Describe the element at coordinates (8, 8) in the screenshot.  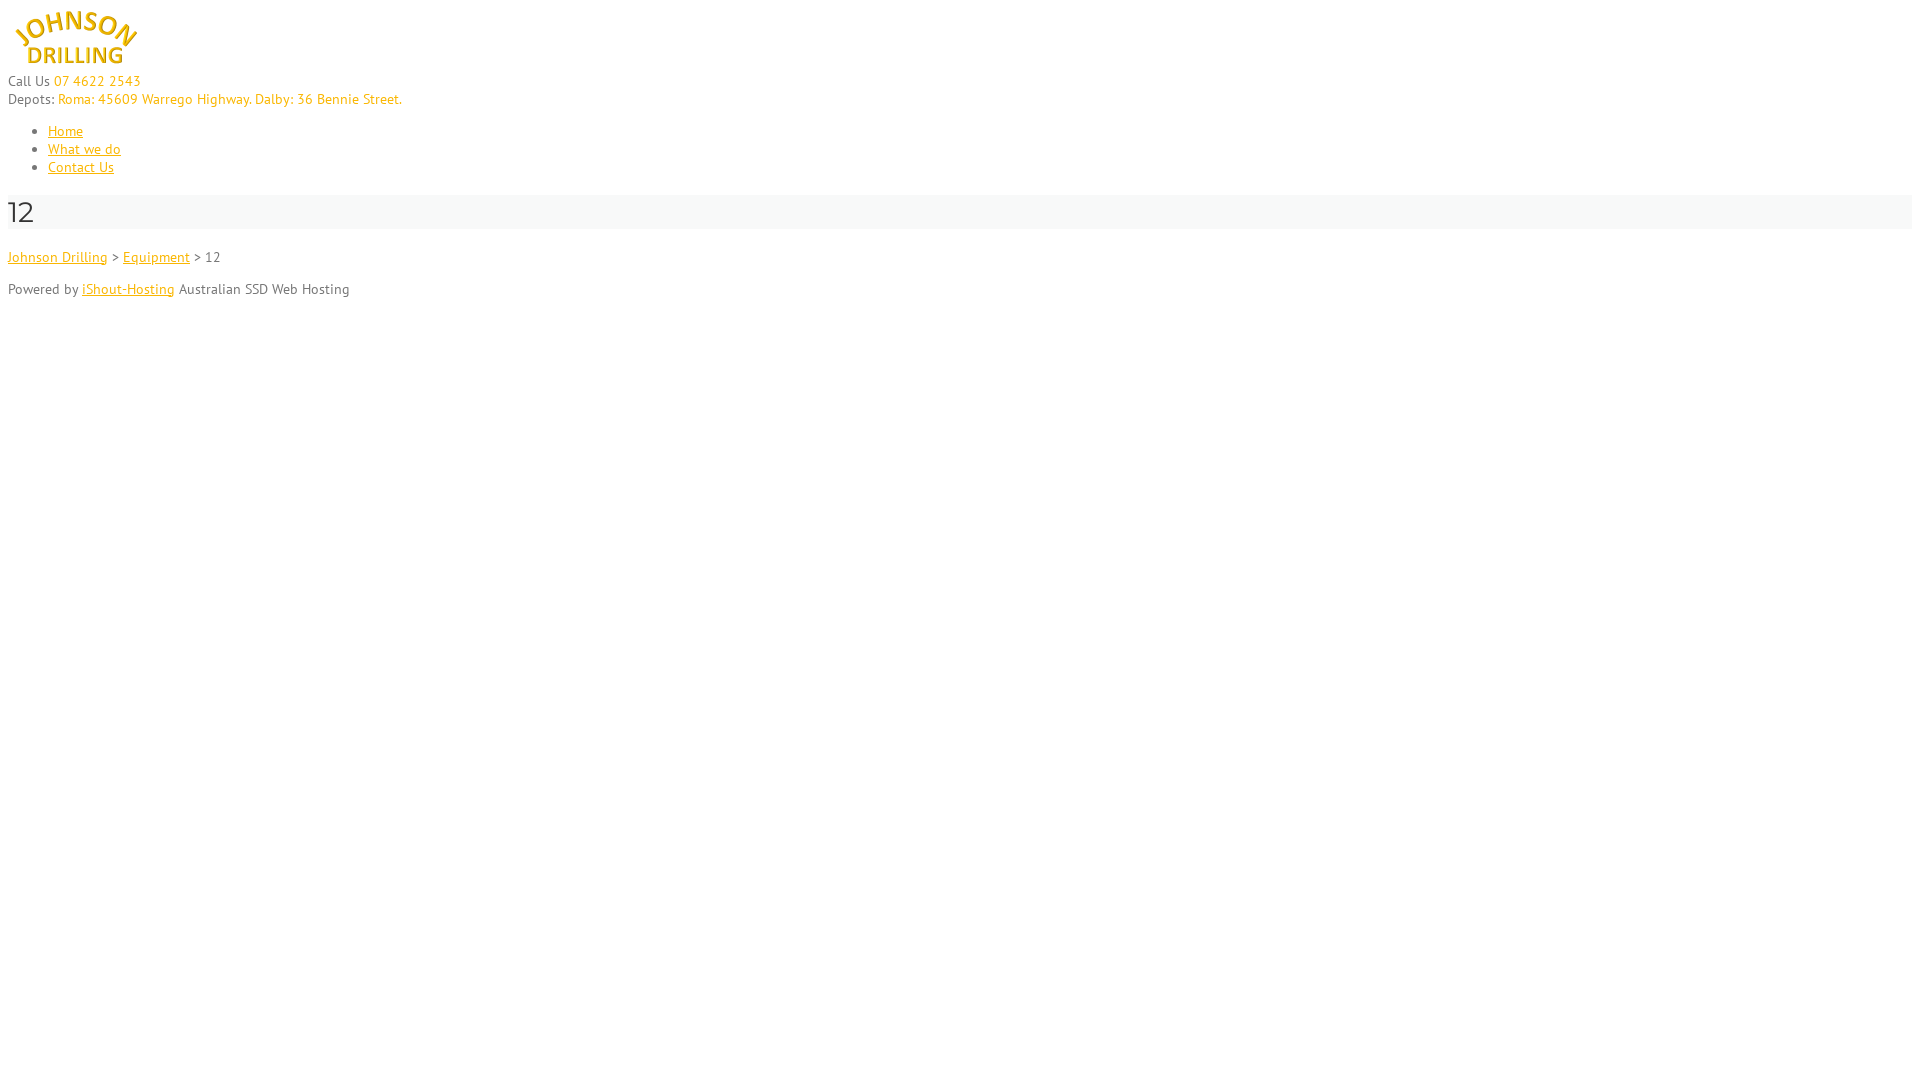
I see `'Skip to content'` at that location.